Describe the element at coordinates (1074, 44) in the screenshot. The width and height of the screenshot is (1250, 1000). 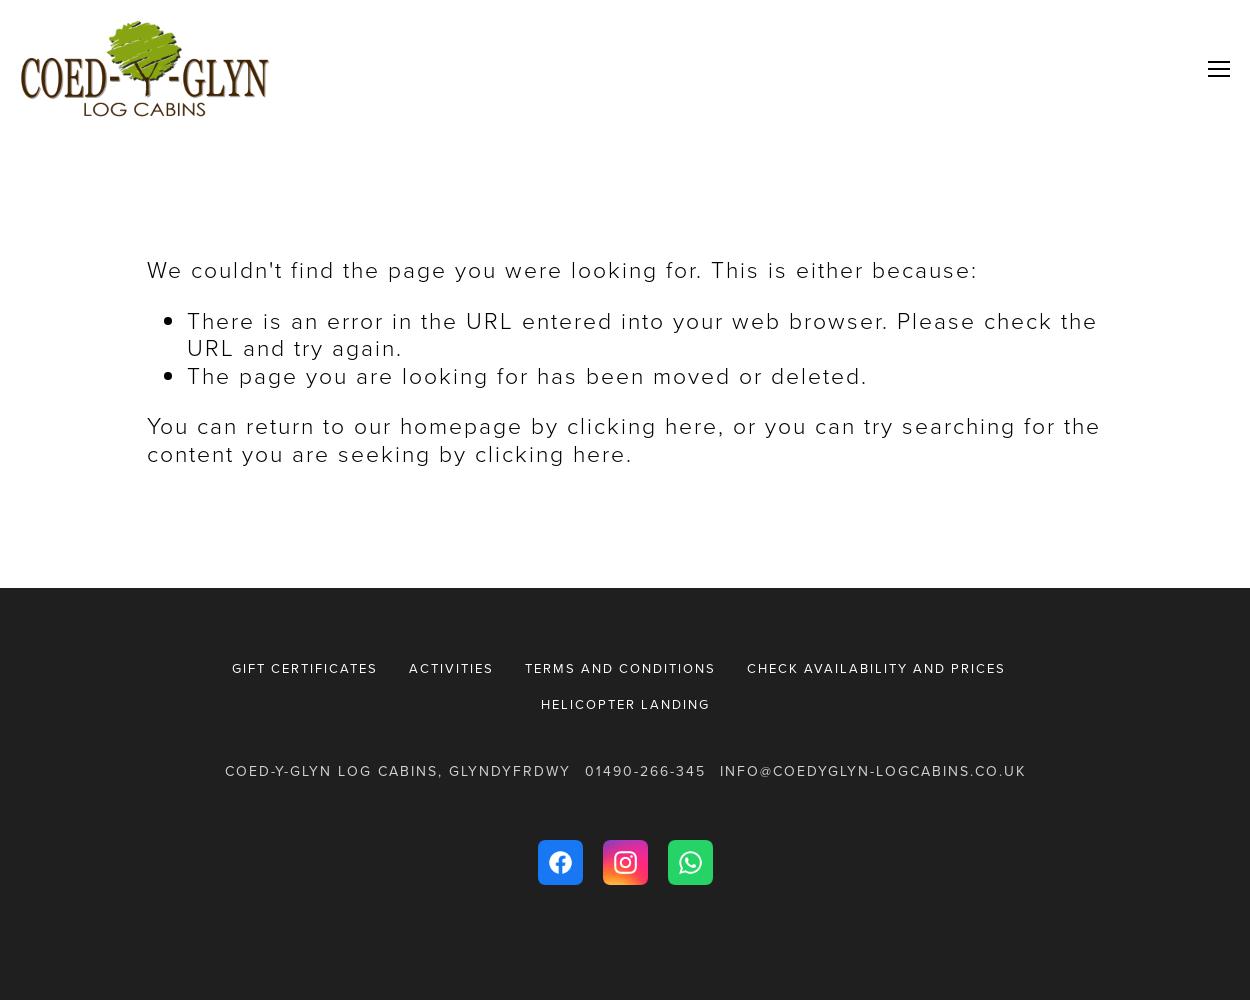
I see `'Welcome'` at that location.